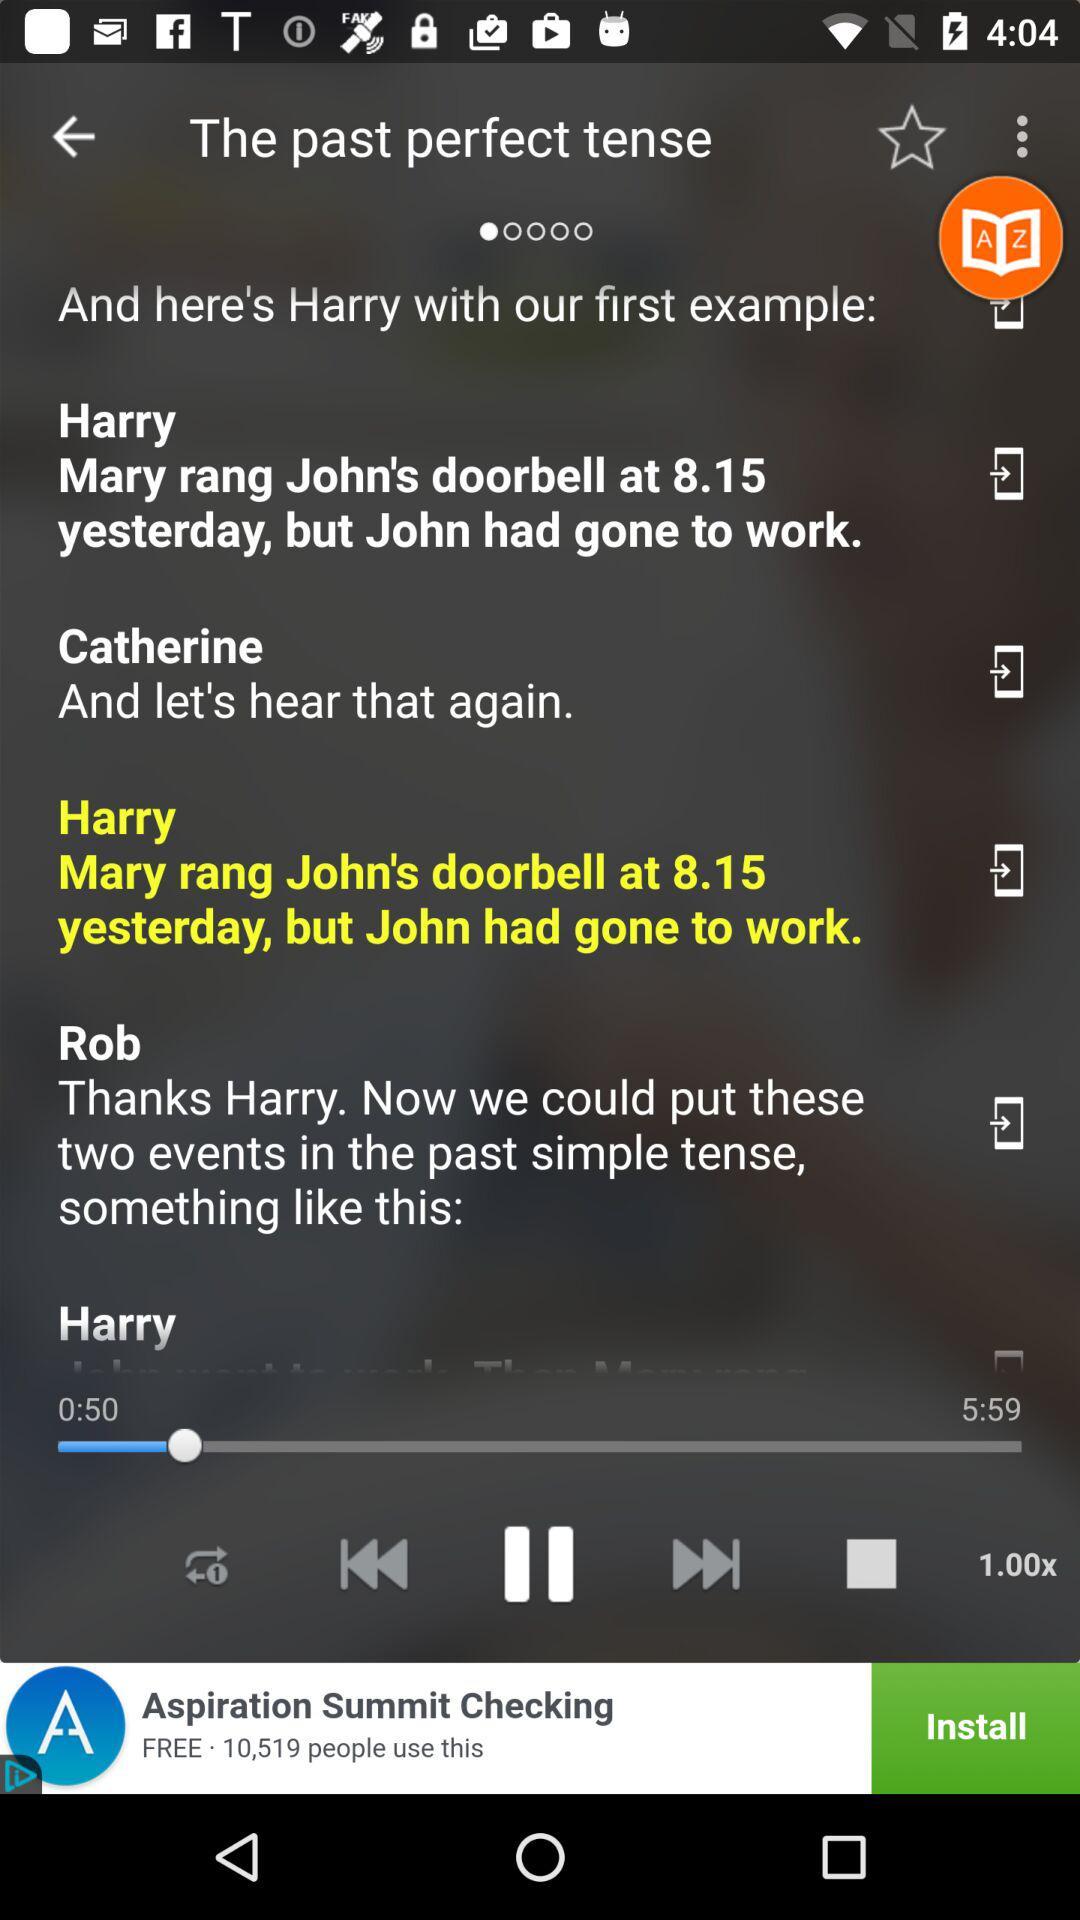  What do you see at coordinates (1009, 1355) in the screenshot?
I see `download to phone` at bounding box center [1009, 1355].